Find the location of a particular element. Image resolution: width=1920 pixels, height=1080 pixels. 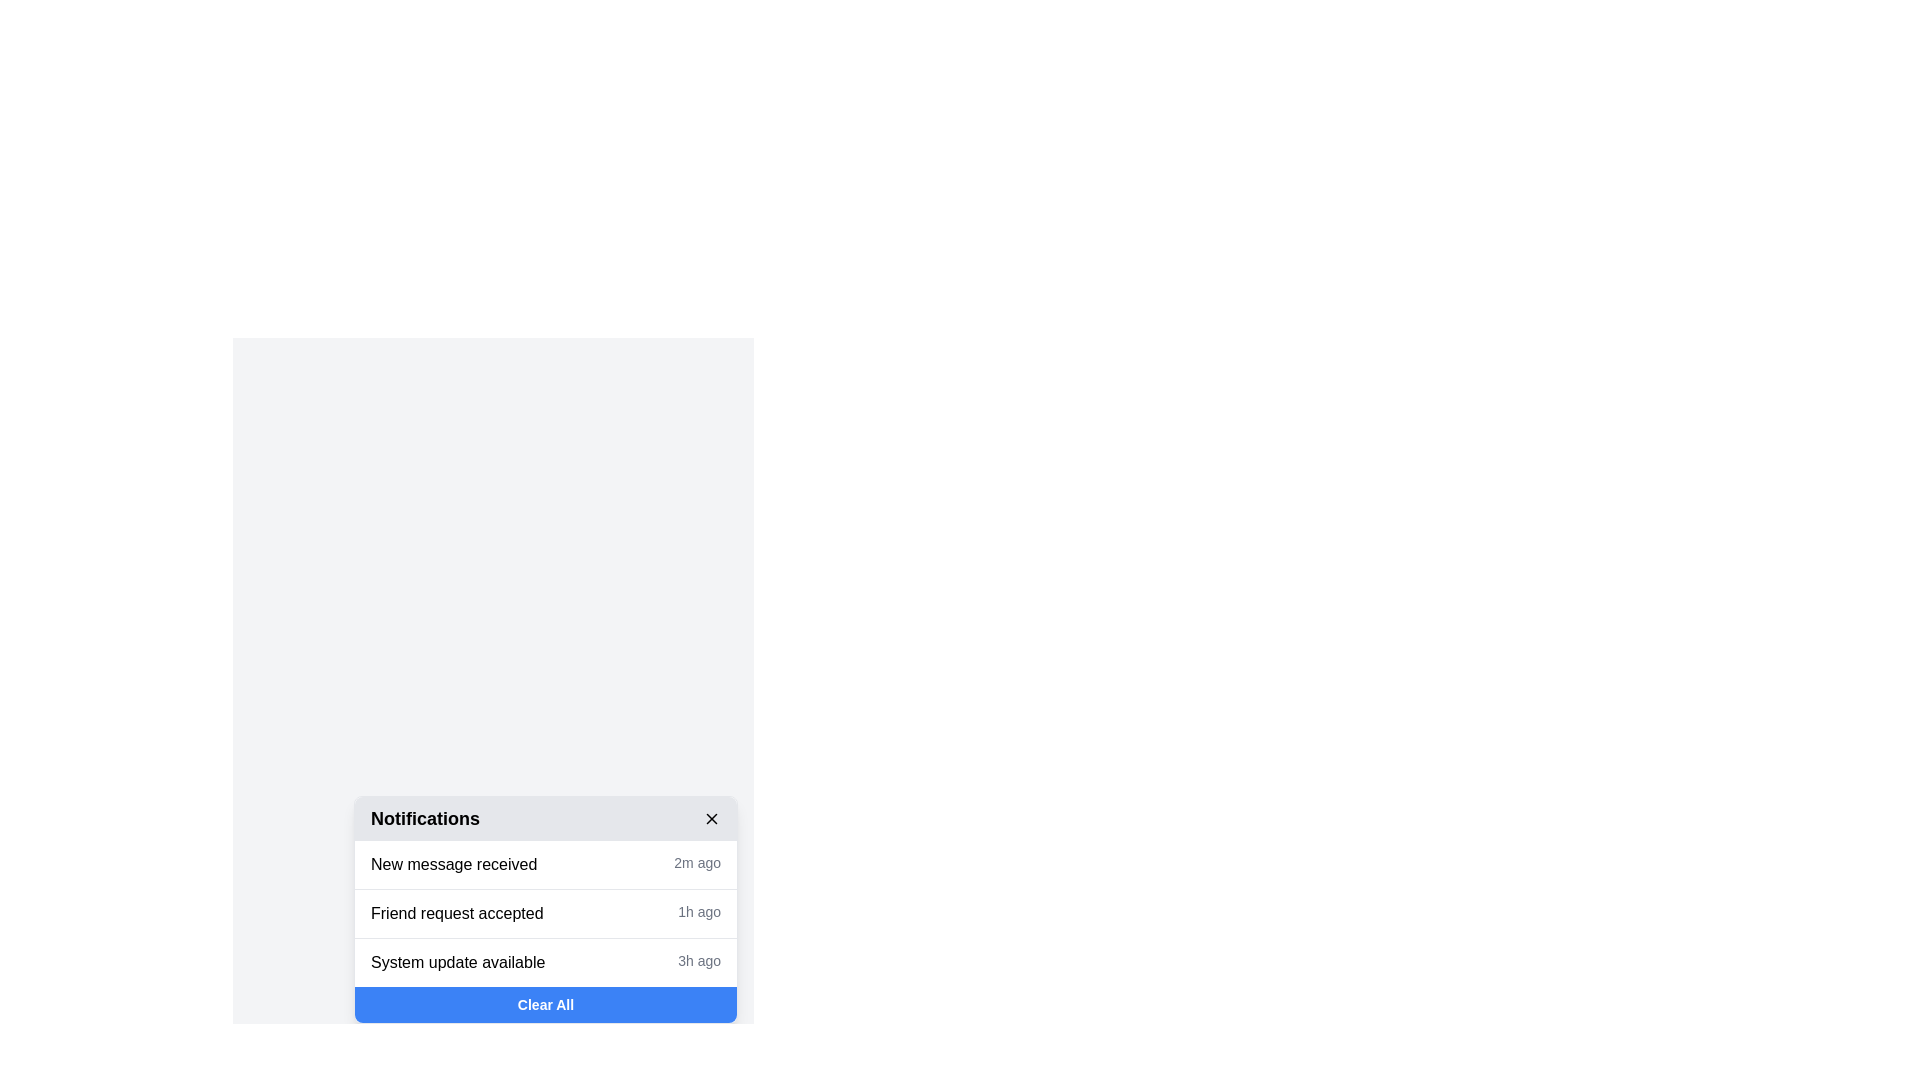

the last notification item in the list that informs the user of a system update available 3 hours ago is located at coordinates (546, 960).